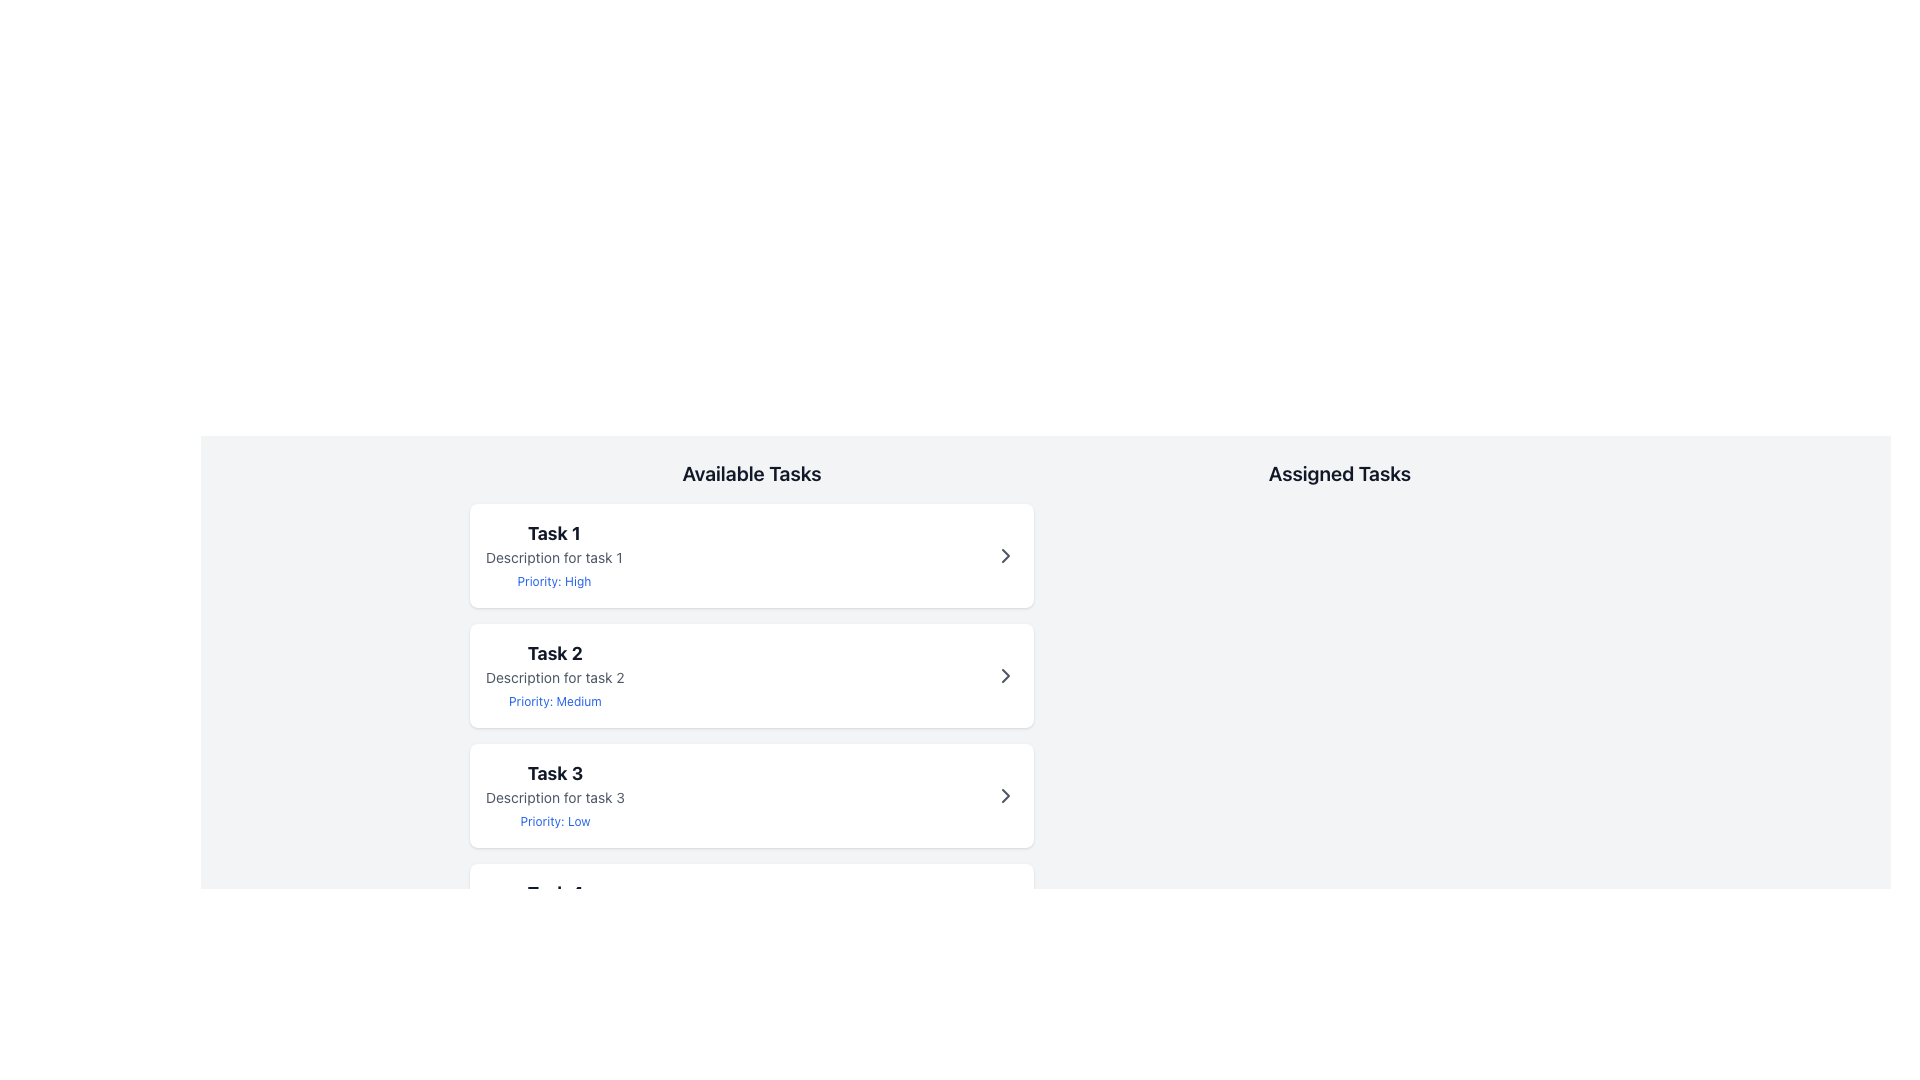 The width and height of the screenshot is (1920, 1080). What do you see at coordinates (1006, 555) in the screenshot?
I see `the navigation icon at the far-right end of the white card containing 'Task 1'` at bounding box center [1006, 555].